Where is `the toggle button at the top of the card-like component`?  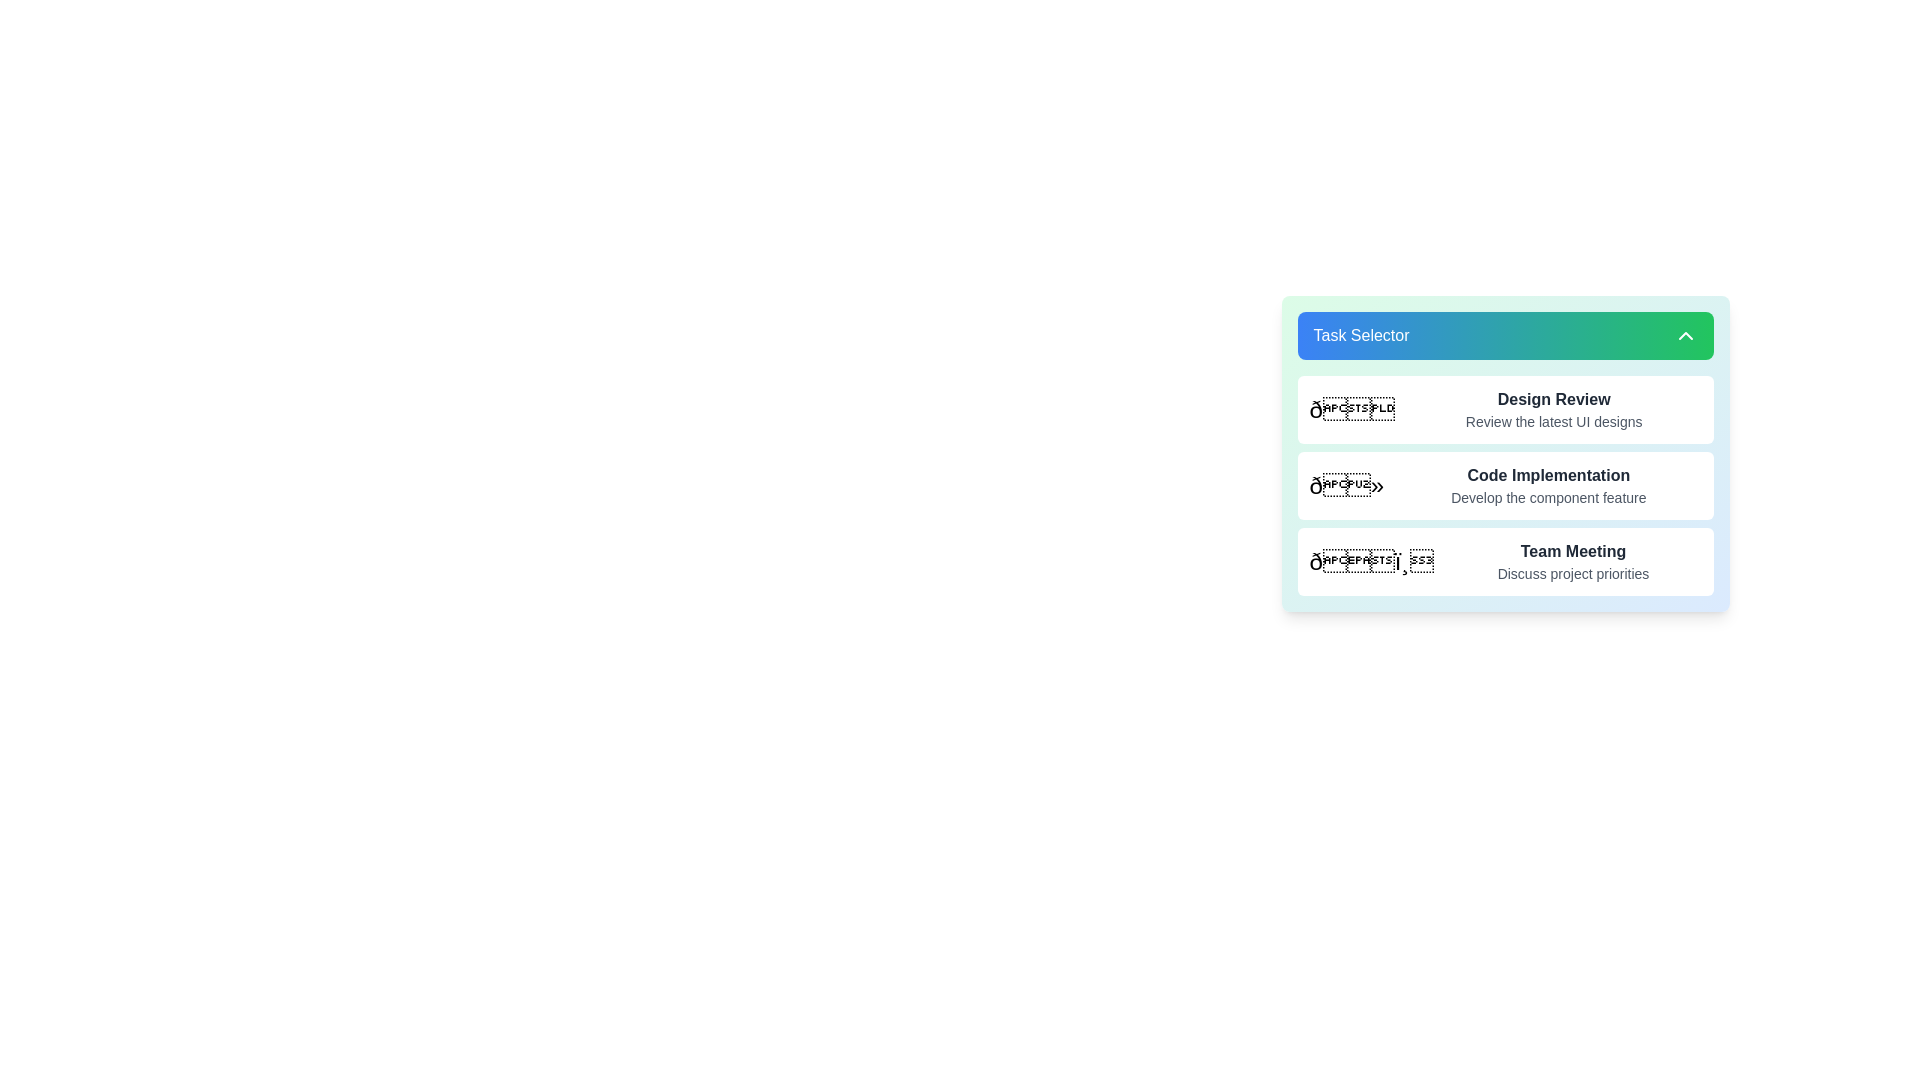
the toggle button at the top of the card-like component is located at coordinates (1505, 334).